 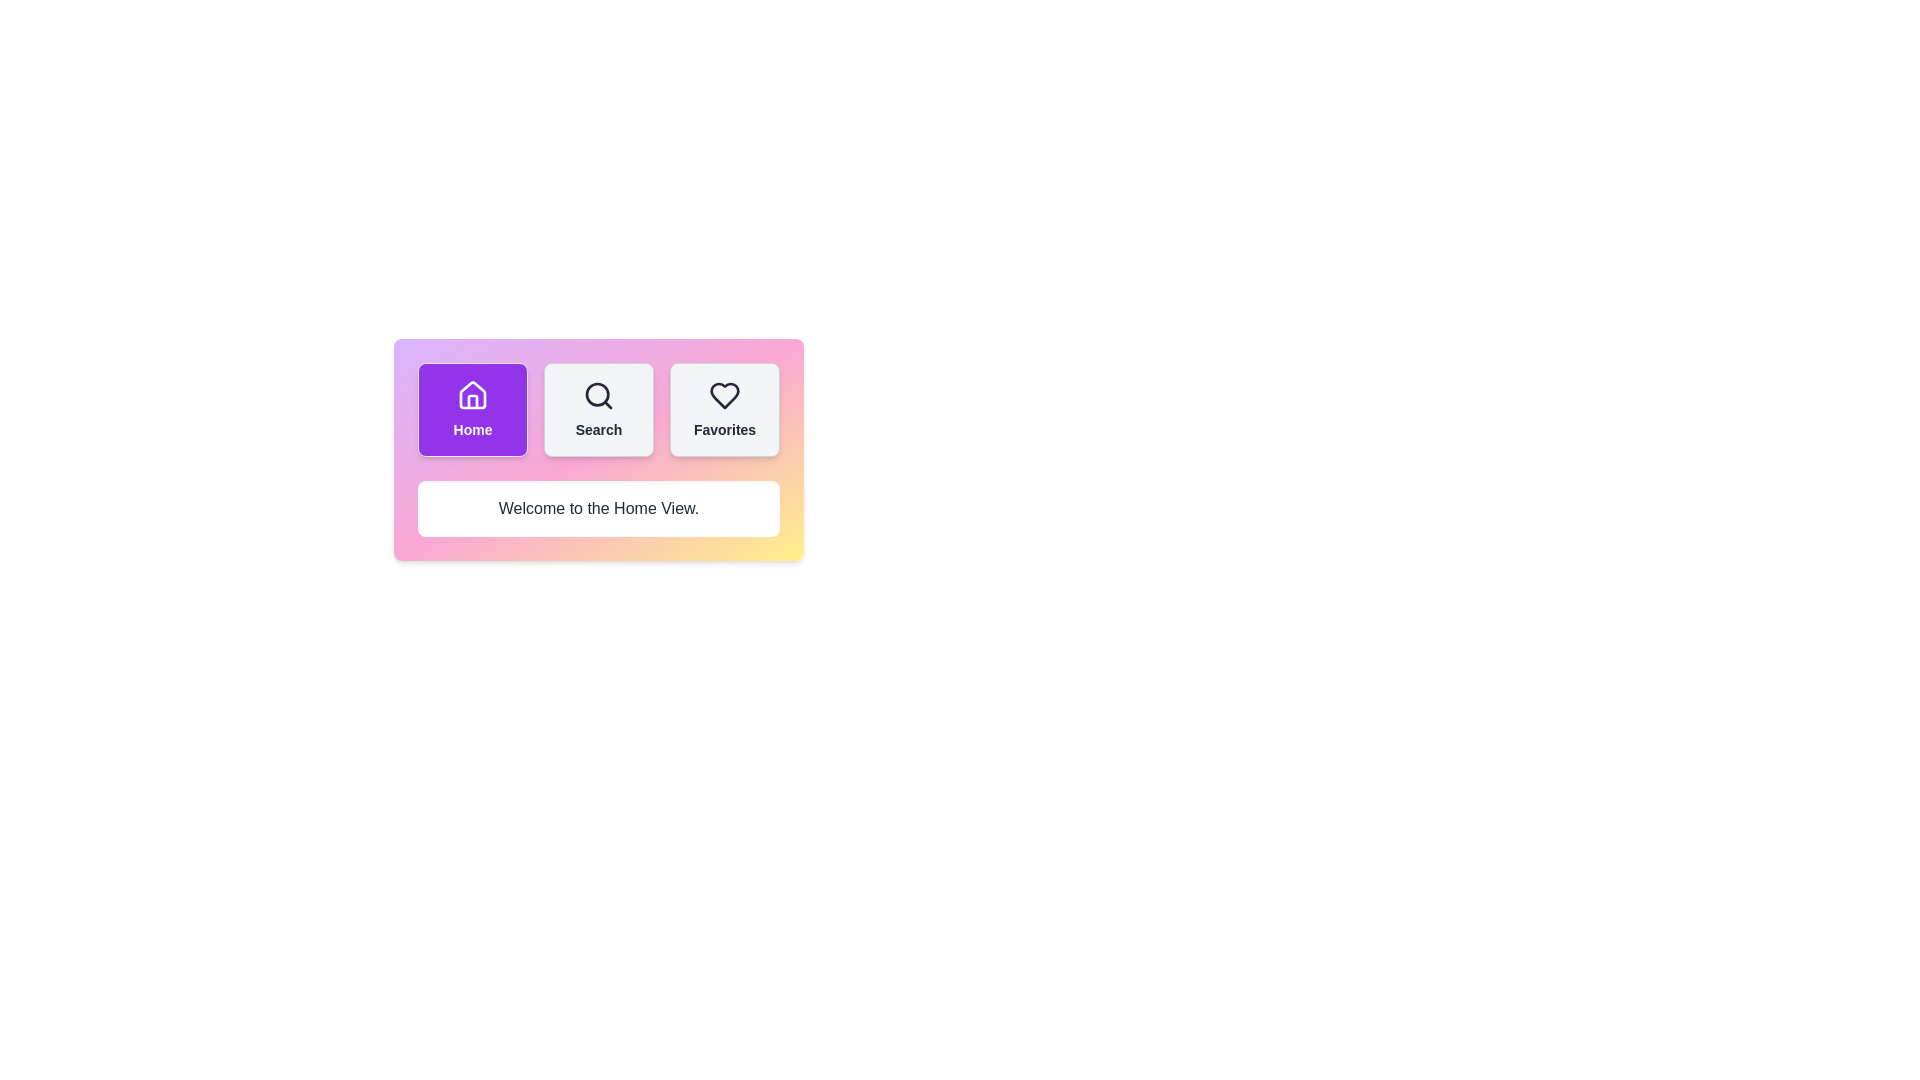 What do you see at coordinates (723, 396) in the screenshot?
I see `the 'Favorites' heart icon located in the toolbar, which visually represents the 'Favorites' function` at bounding box center [723, 396].